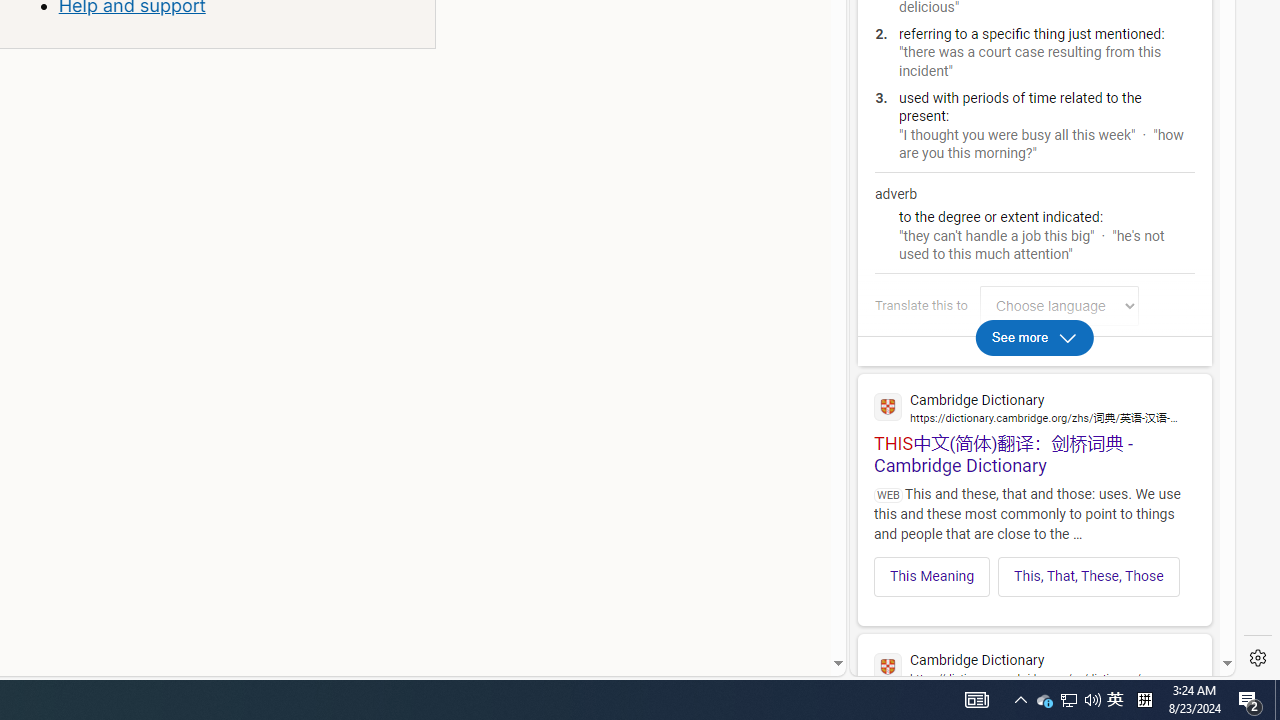 This screenshot has height=720, width=1280. I want to click on 'This, That, These, Those', so click(1087, 576).